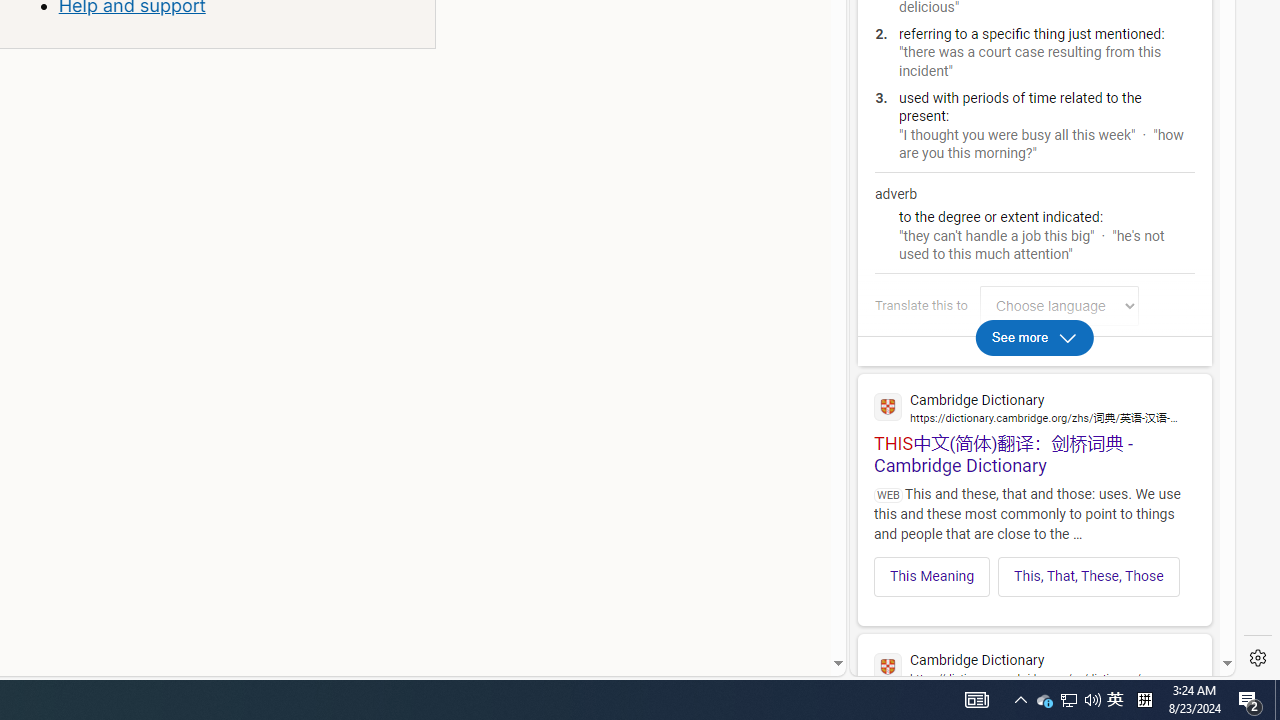 This screenshot has height=720, width=1280. I want to click on 'This, That, These, Those', so click(1087, 576).